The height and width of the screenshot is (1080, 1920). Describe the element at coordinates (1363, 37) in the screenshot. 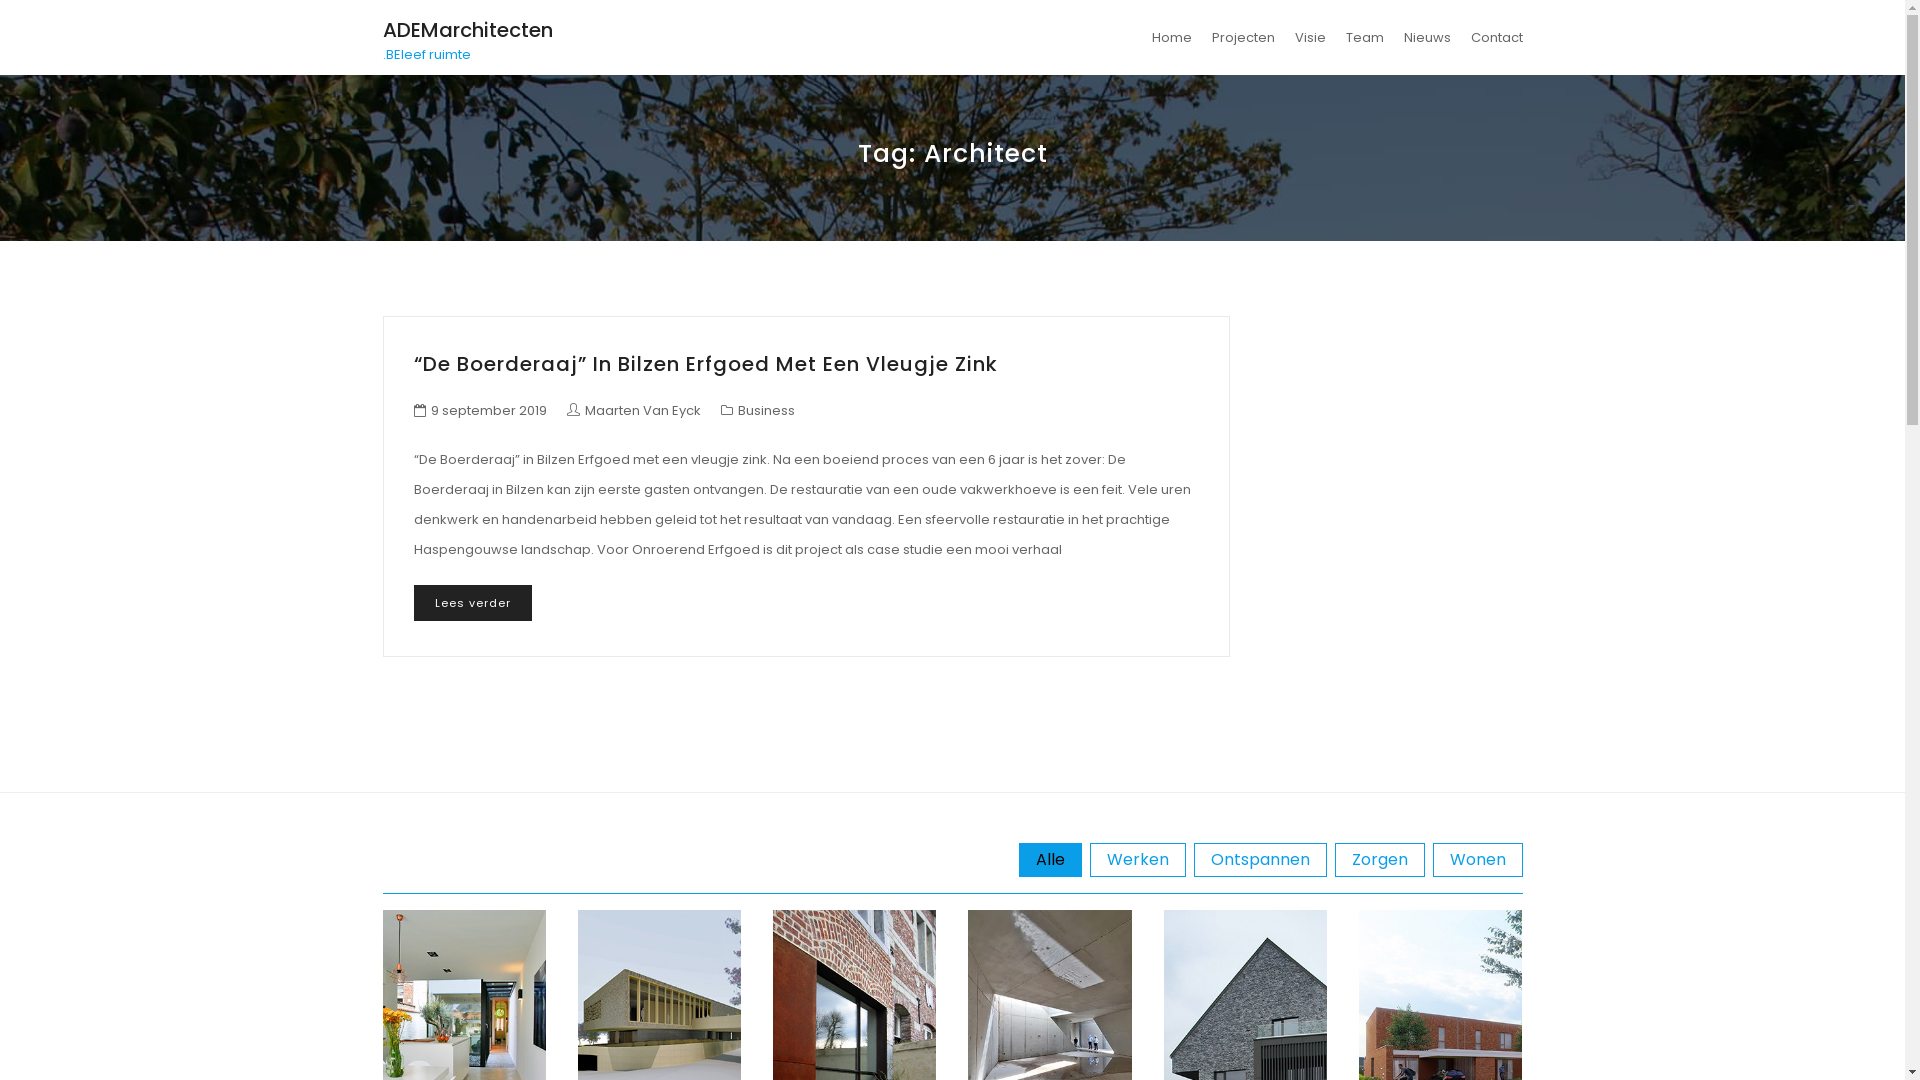

I see `'Team'` at that location.